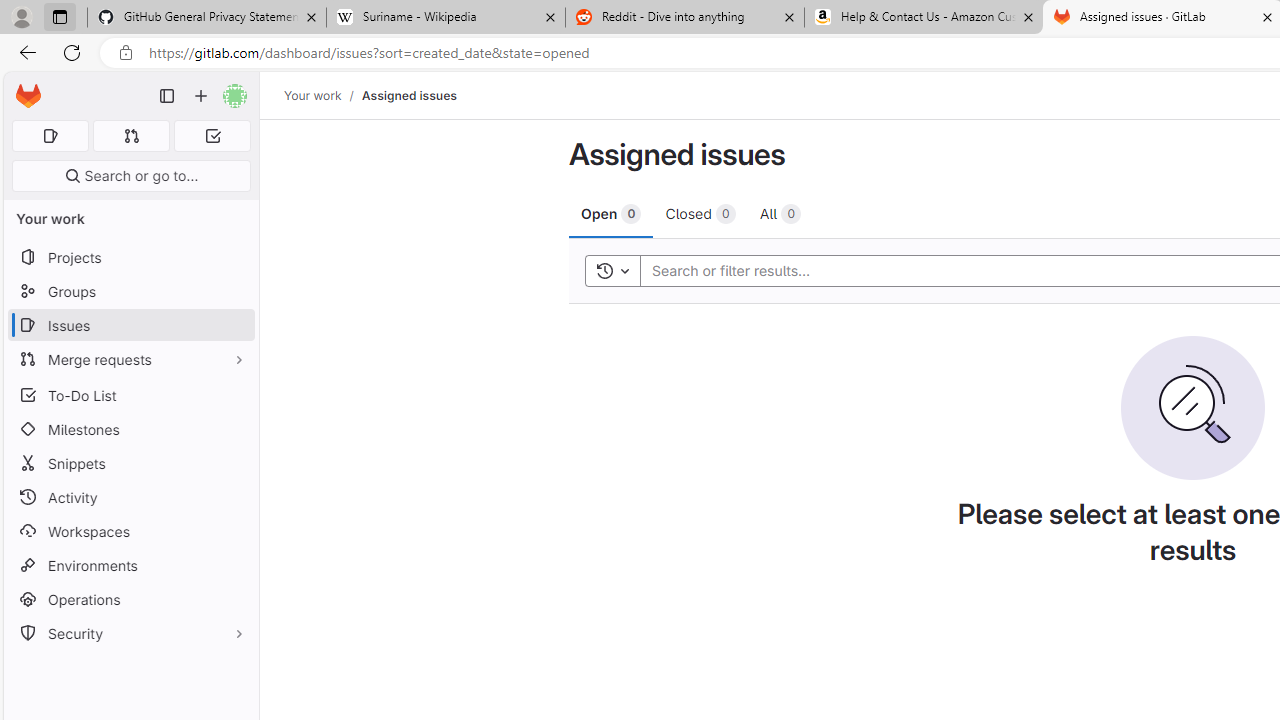 This screenshot has width=1280, height=720. Describe the element at coordinates (130, 463) in the screenshot. I see `'Snippets'` at that location.